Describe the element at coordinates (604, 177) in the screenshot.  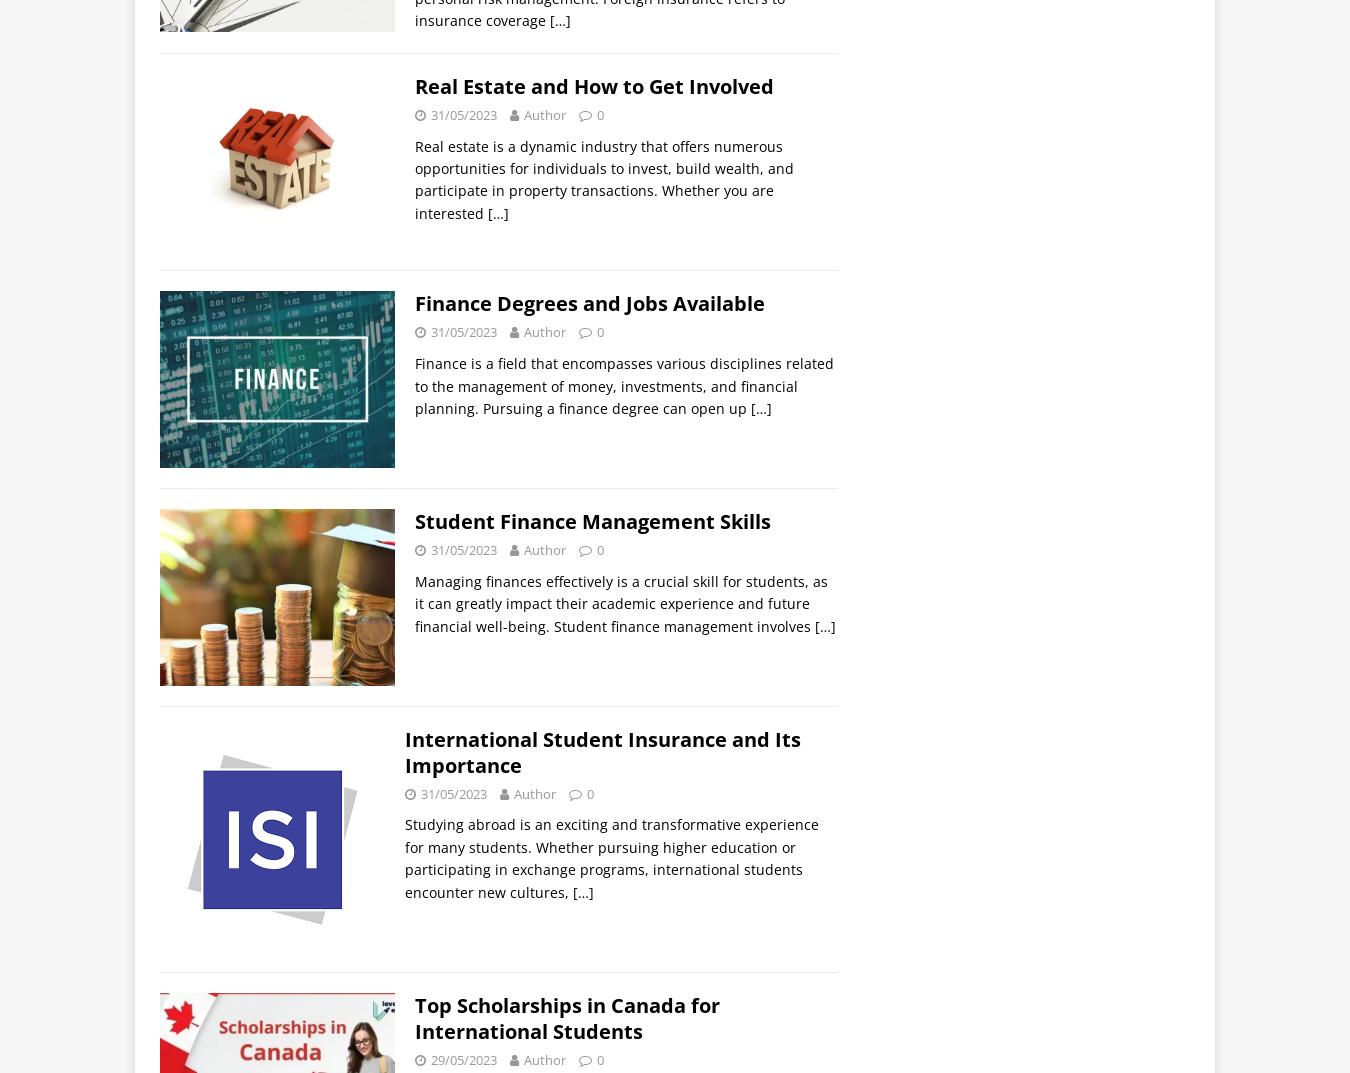
I see `'Real estate is a dynamic industry that offers numerous opportunities for individuals to invest, build wealth, and participate in property transactions. Whether you are interested'` at that location.